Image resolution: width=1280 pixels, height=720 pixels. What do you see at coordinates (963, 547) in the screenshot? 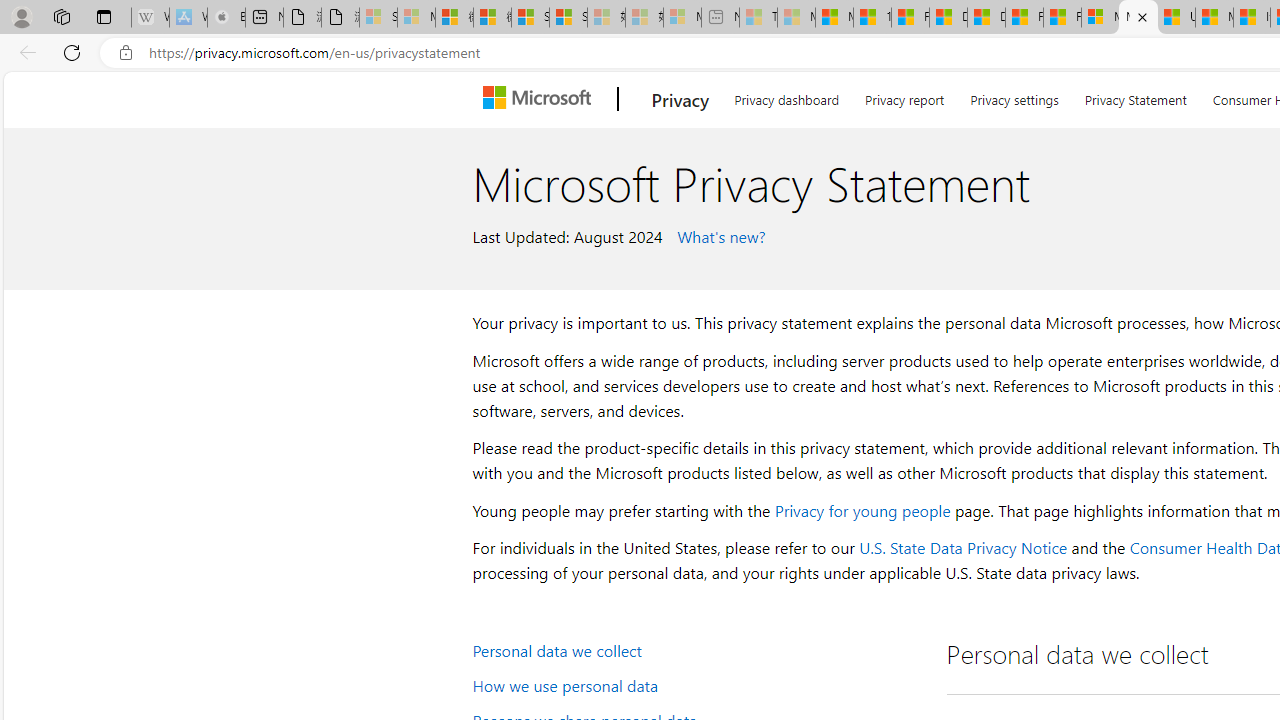
I see `'U.S. State Data Privacy Notice'` at bounding box center [963, 547].